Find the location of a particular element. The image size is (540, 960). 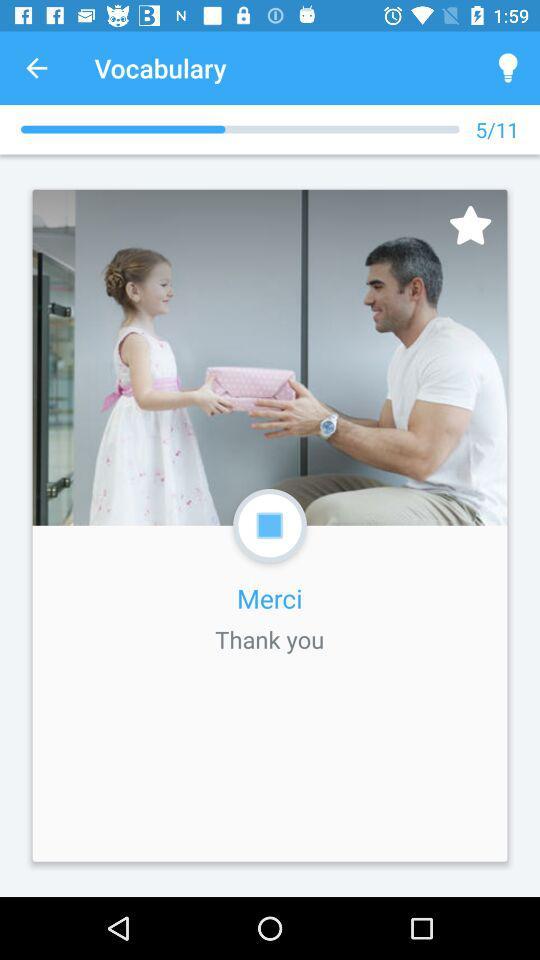

the icon to the left of the vocabulary is located at coordinates (36, 68).